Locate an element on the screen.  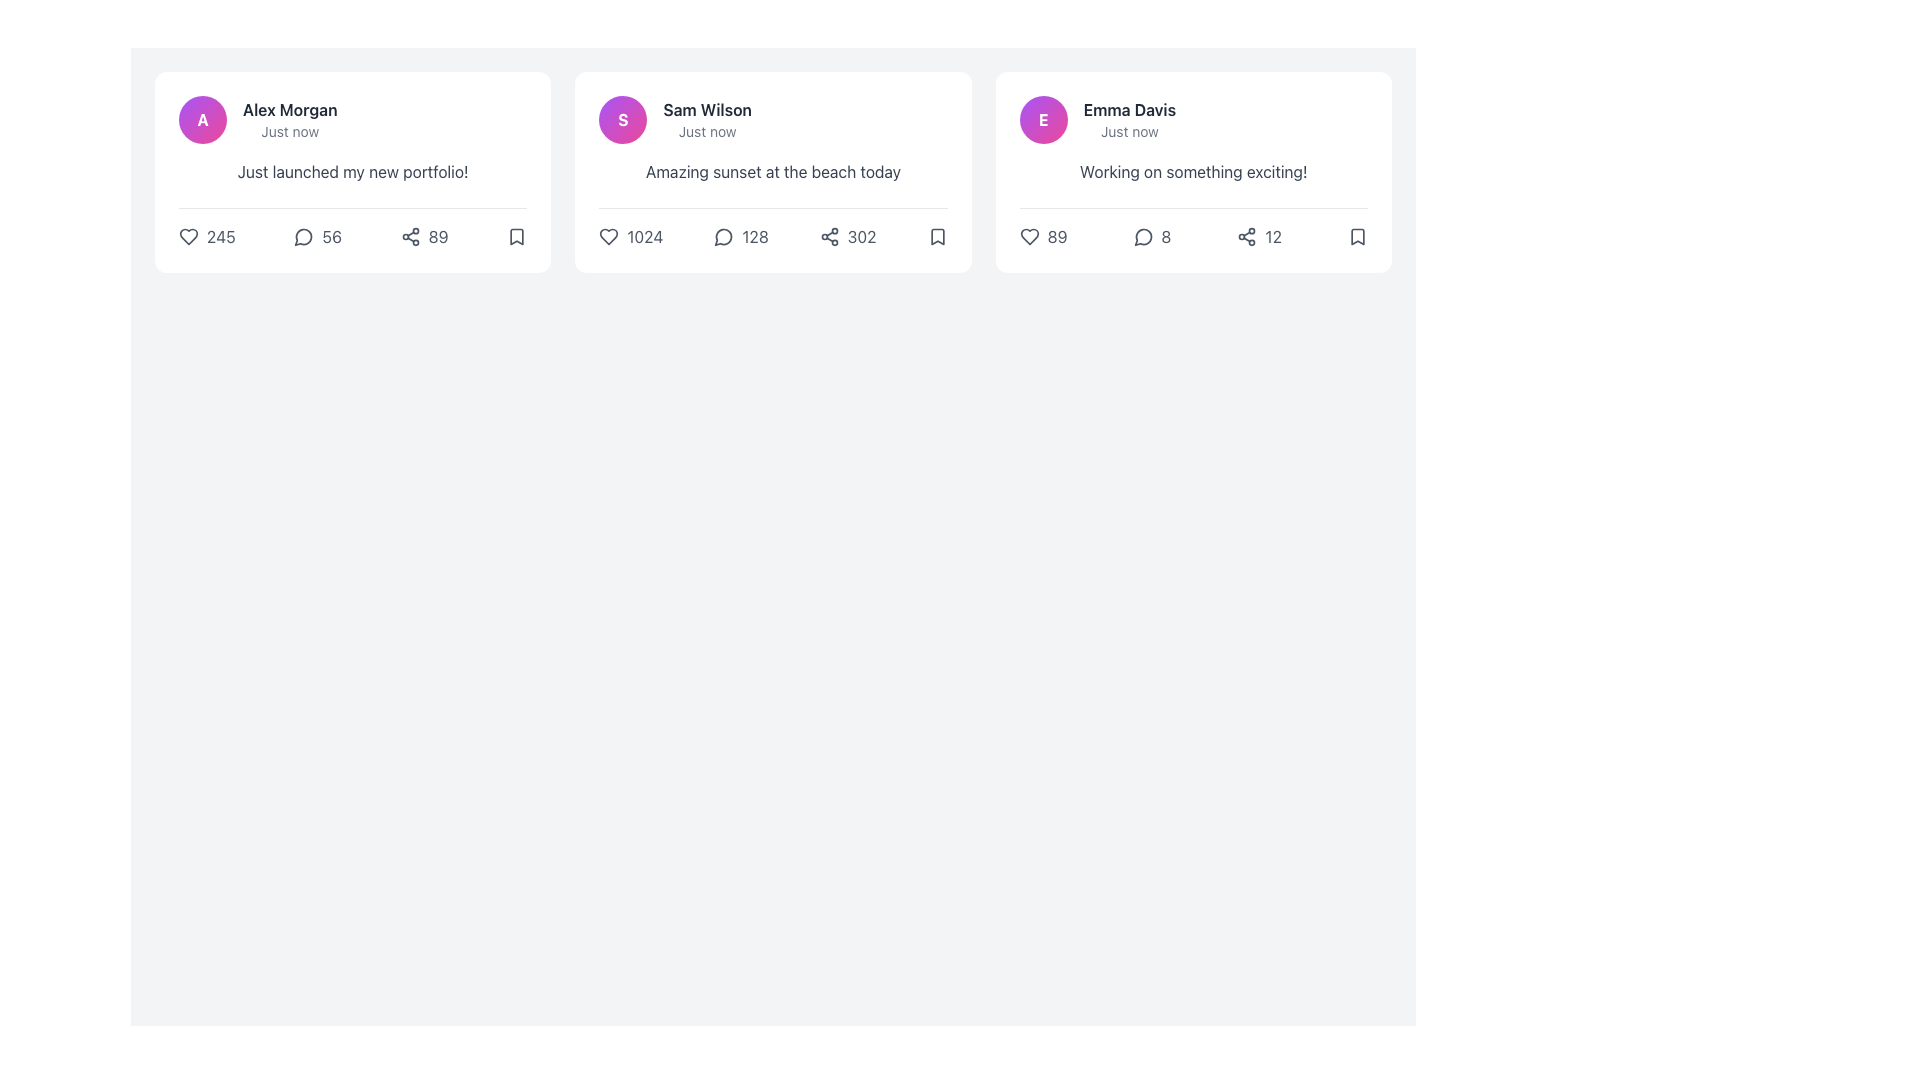
the speech bubble icon that is the second icon from the left in the bottom row of the third post card, which is styled with an outline design and has a tail pointing to the bottom-left is located at coordinates (1143, 236).